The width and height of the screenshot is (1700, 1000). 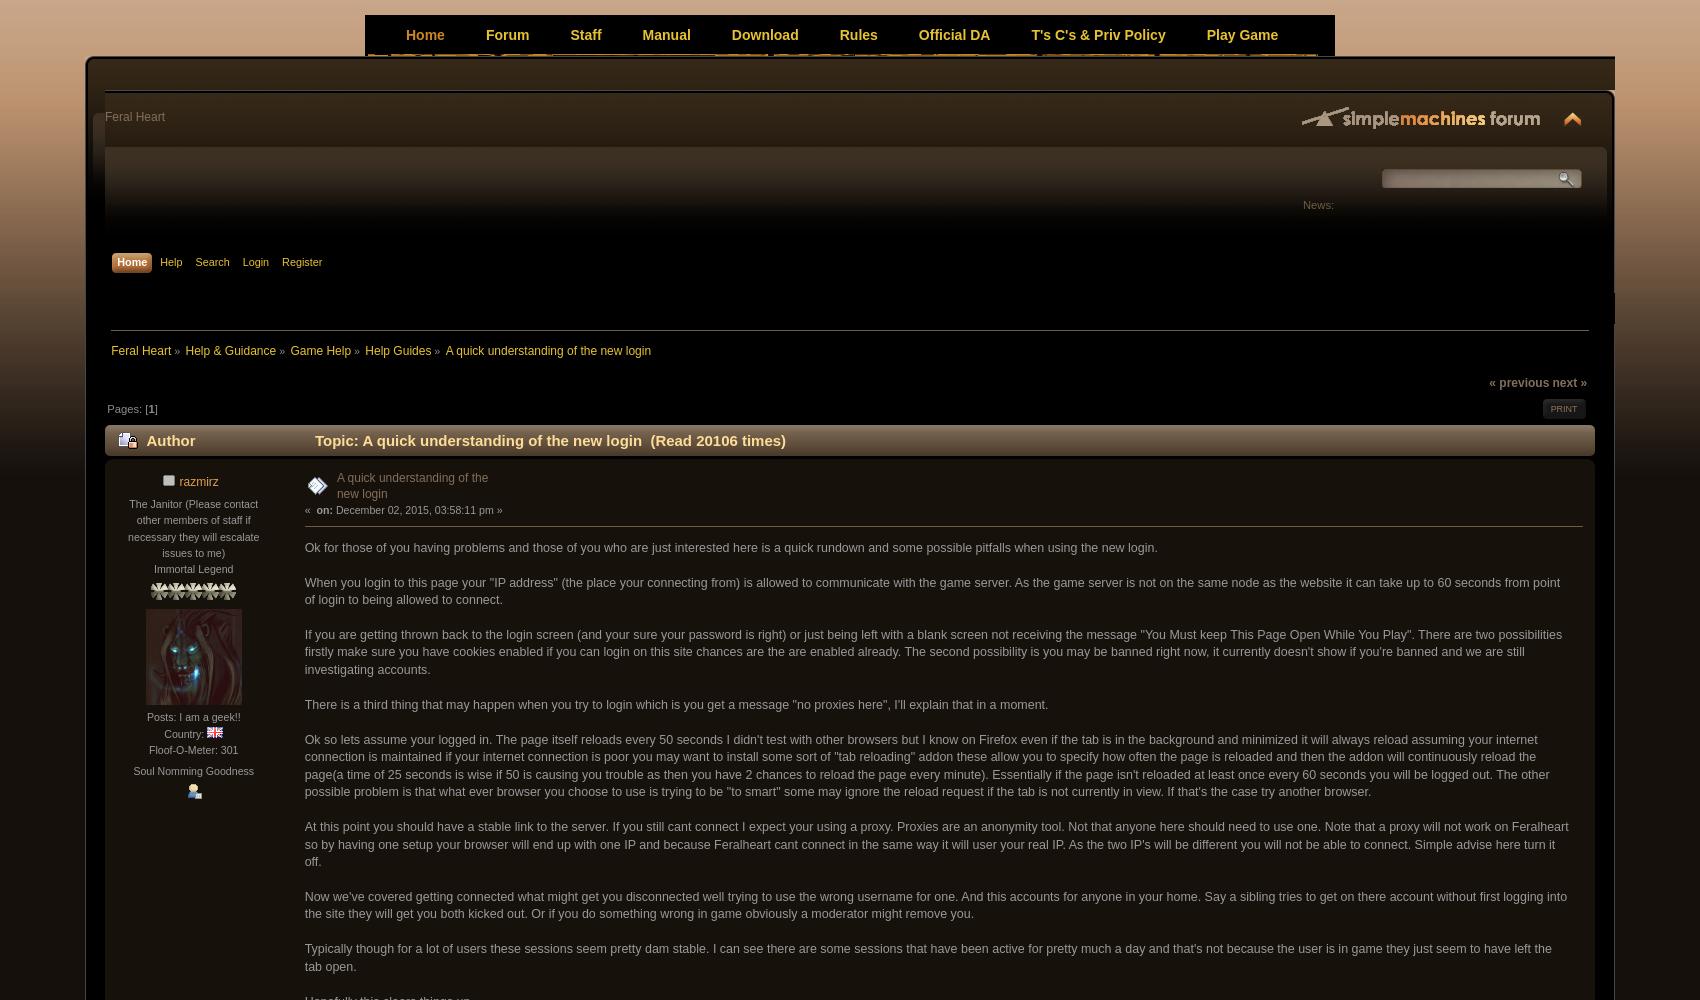 What do you see at coordinates (197, 480) in the screenshot?
I see `'razmirz'` at bounding box center [197, 480].